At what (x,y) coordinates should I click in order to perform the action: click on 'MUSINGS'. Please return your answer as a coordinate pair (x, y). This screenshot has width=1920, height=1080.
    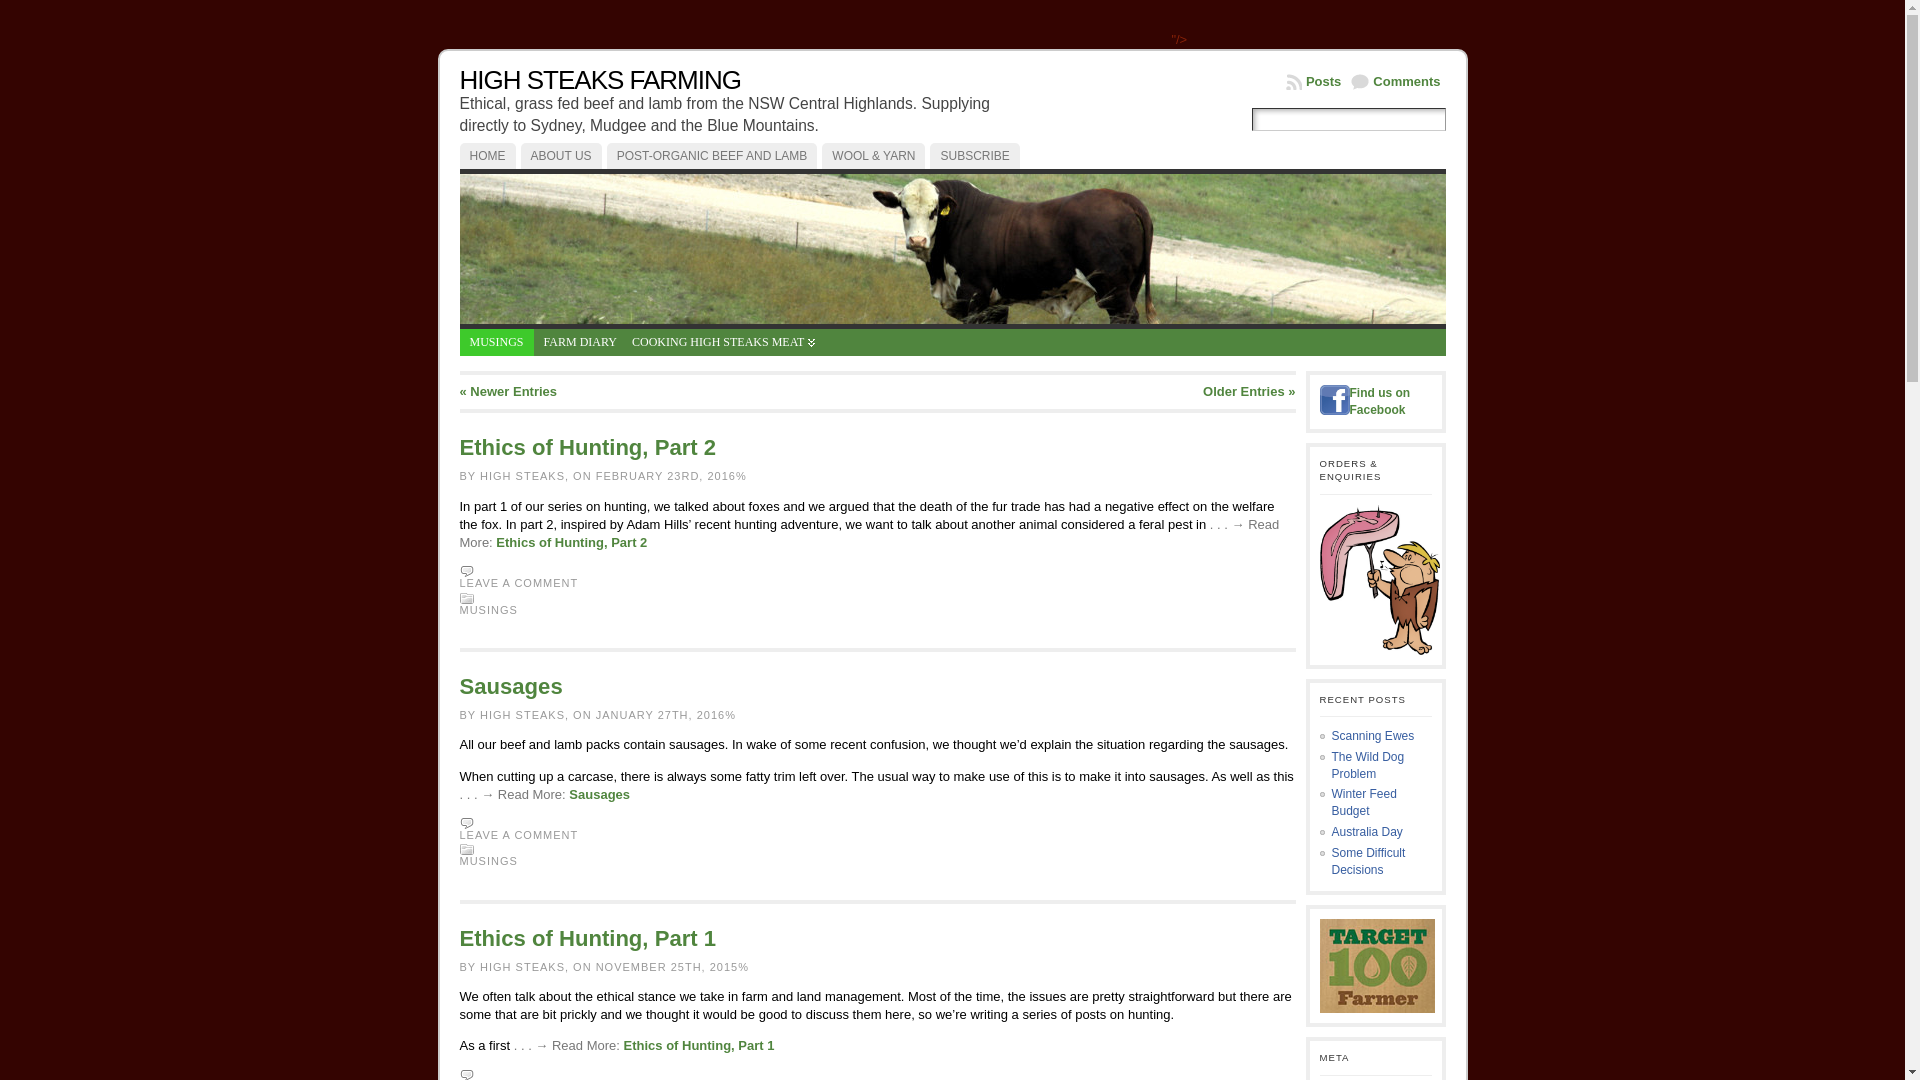
    Looking at the image, I should click on (489, 608).